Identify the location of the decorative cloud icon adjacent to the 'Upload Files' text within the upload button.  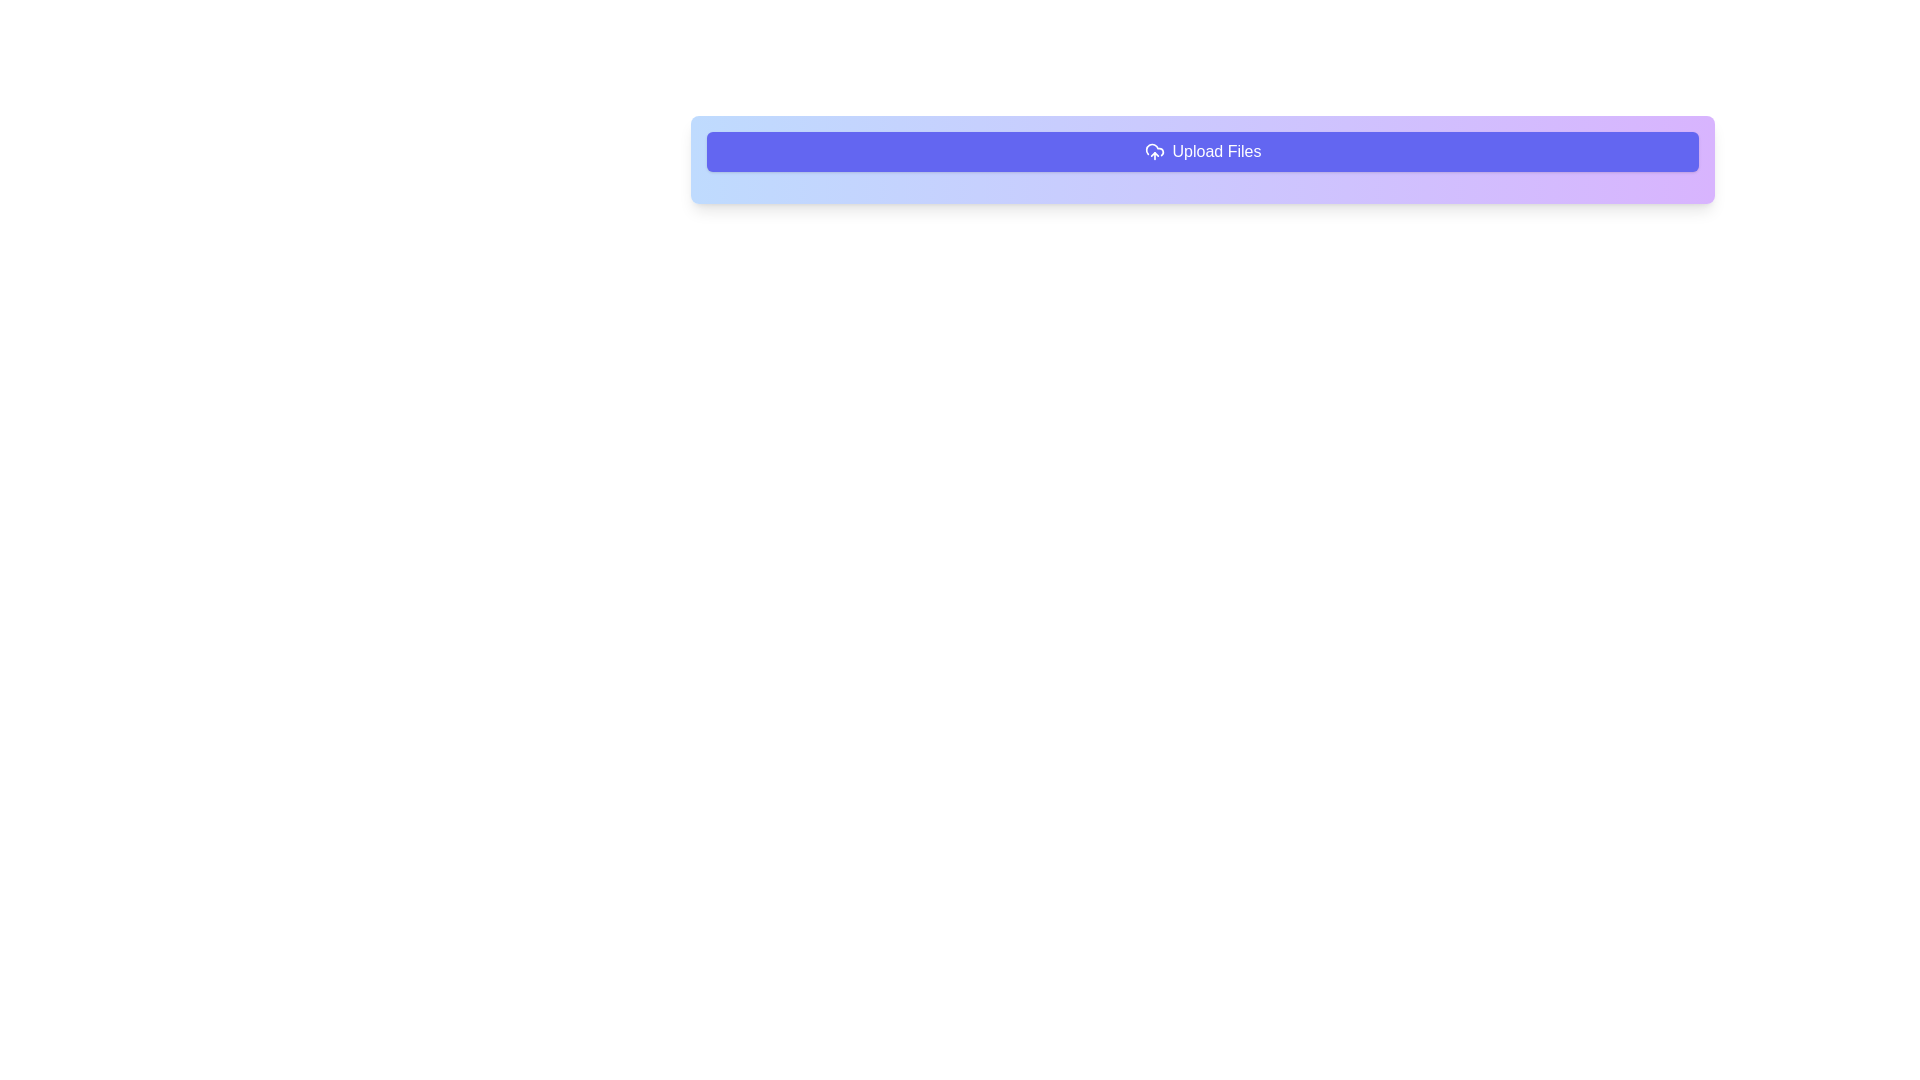
(1154, 149).